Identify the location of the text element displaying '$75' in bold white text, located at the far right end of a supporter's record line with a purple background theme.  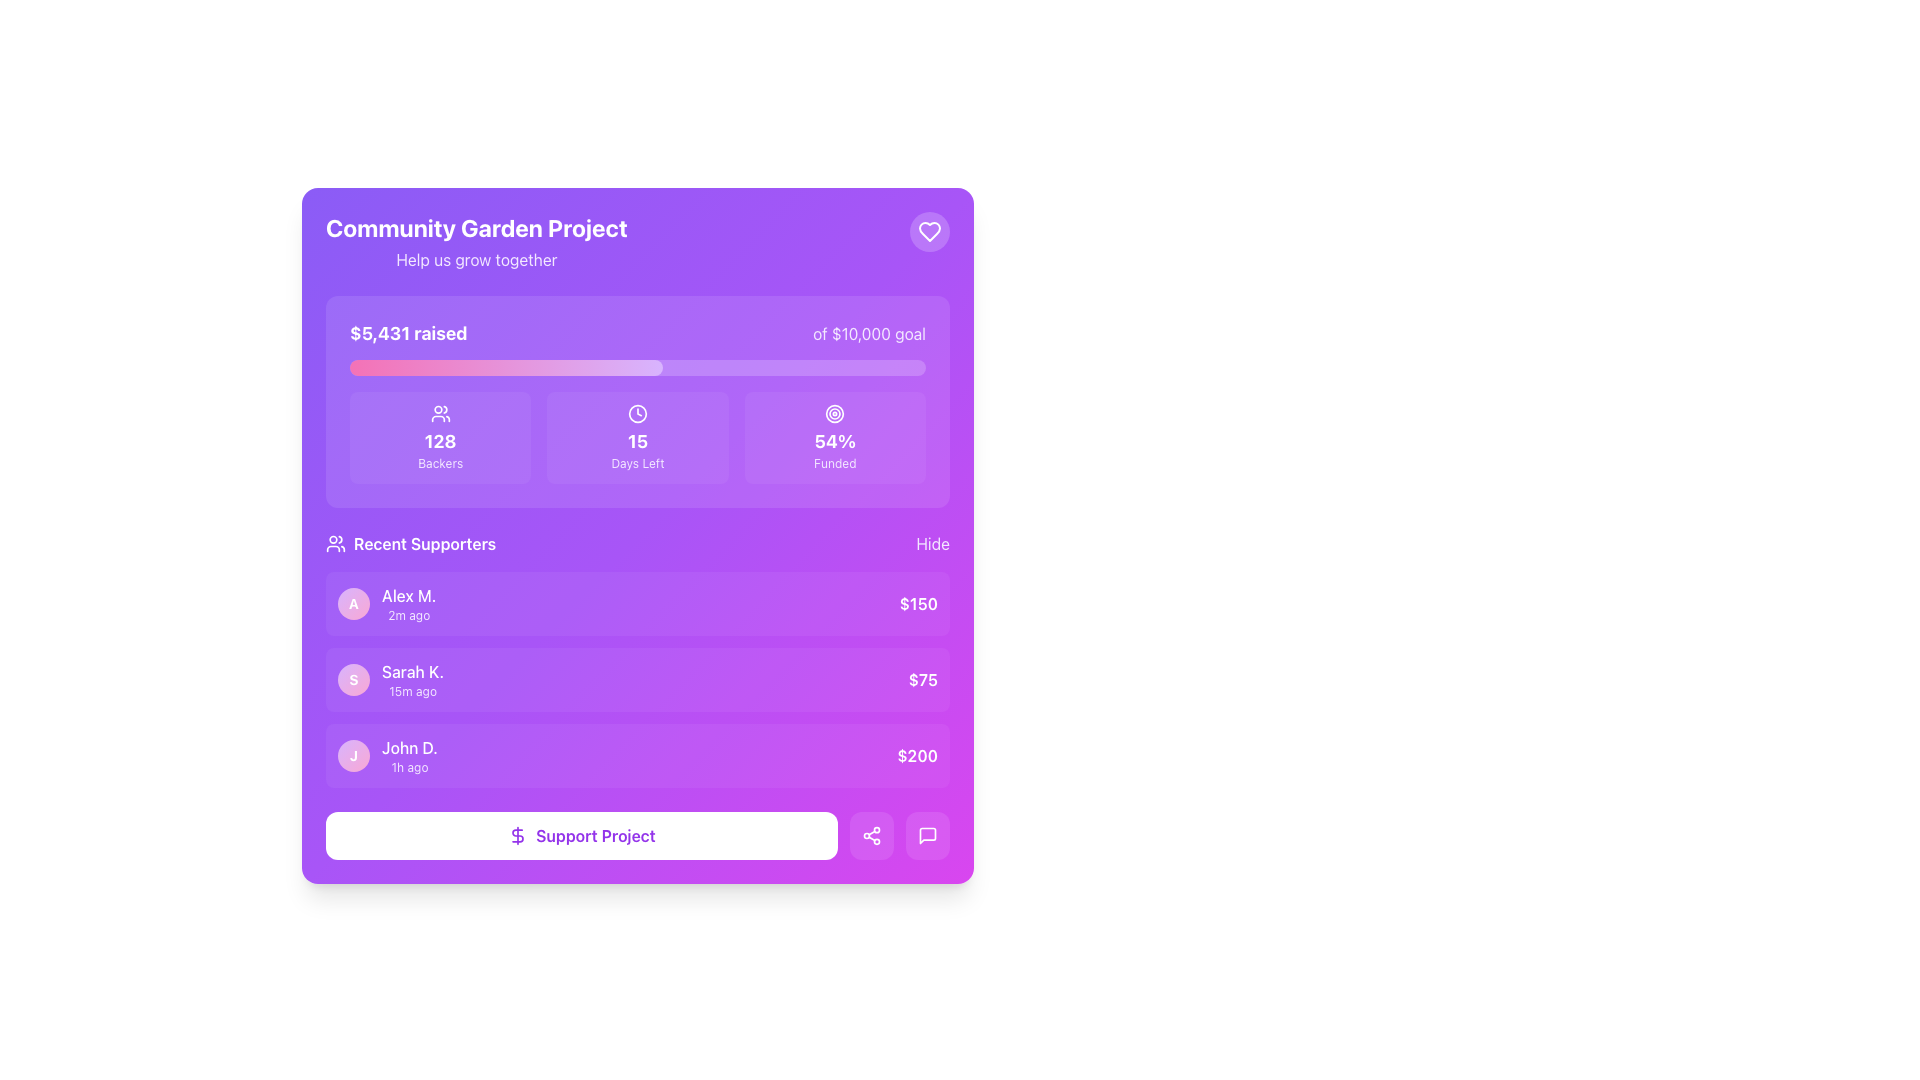
(922, 678).